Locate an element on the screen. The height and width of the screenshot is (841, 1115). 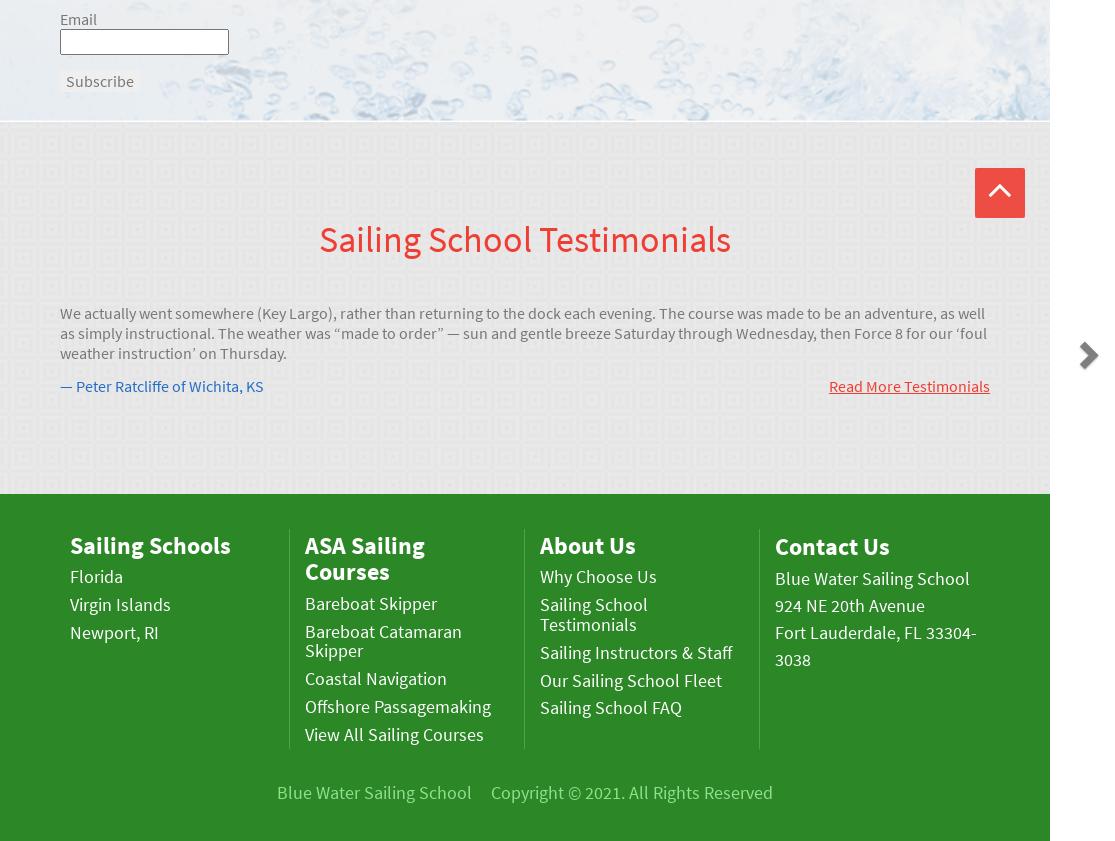
'Newport, RI' is located at coordinates (113, 631).